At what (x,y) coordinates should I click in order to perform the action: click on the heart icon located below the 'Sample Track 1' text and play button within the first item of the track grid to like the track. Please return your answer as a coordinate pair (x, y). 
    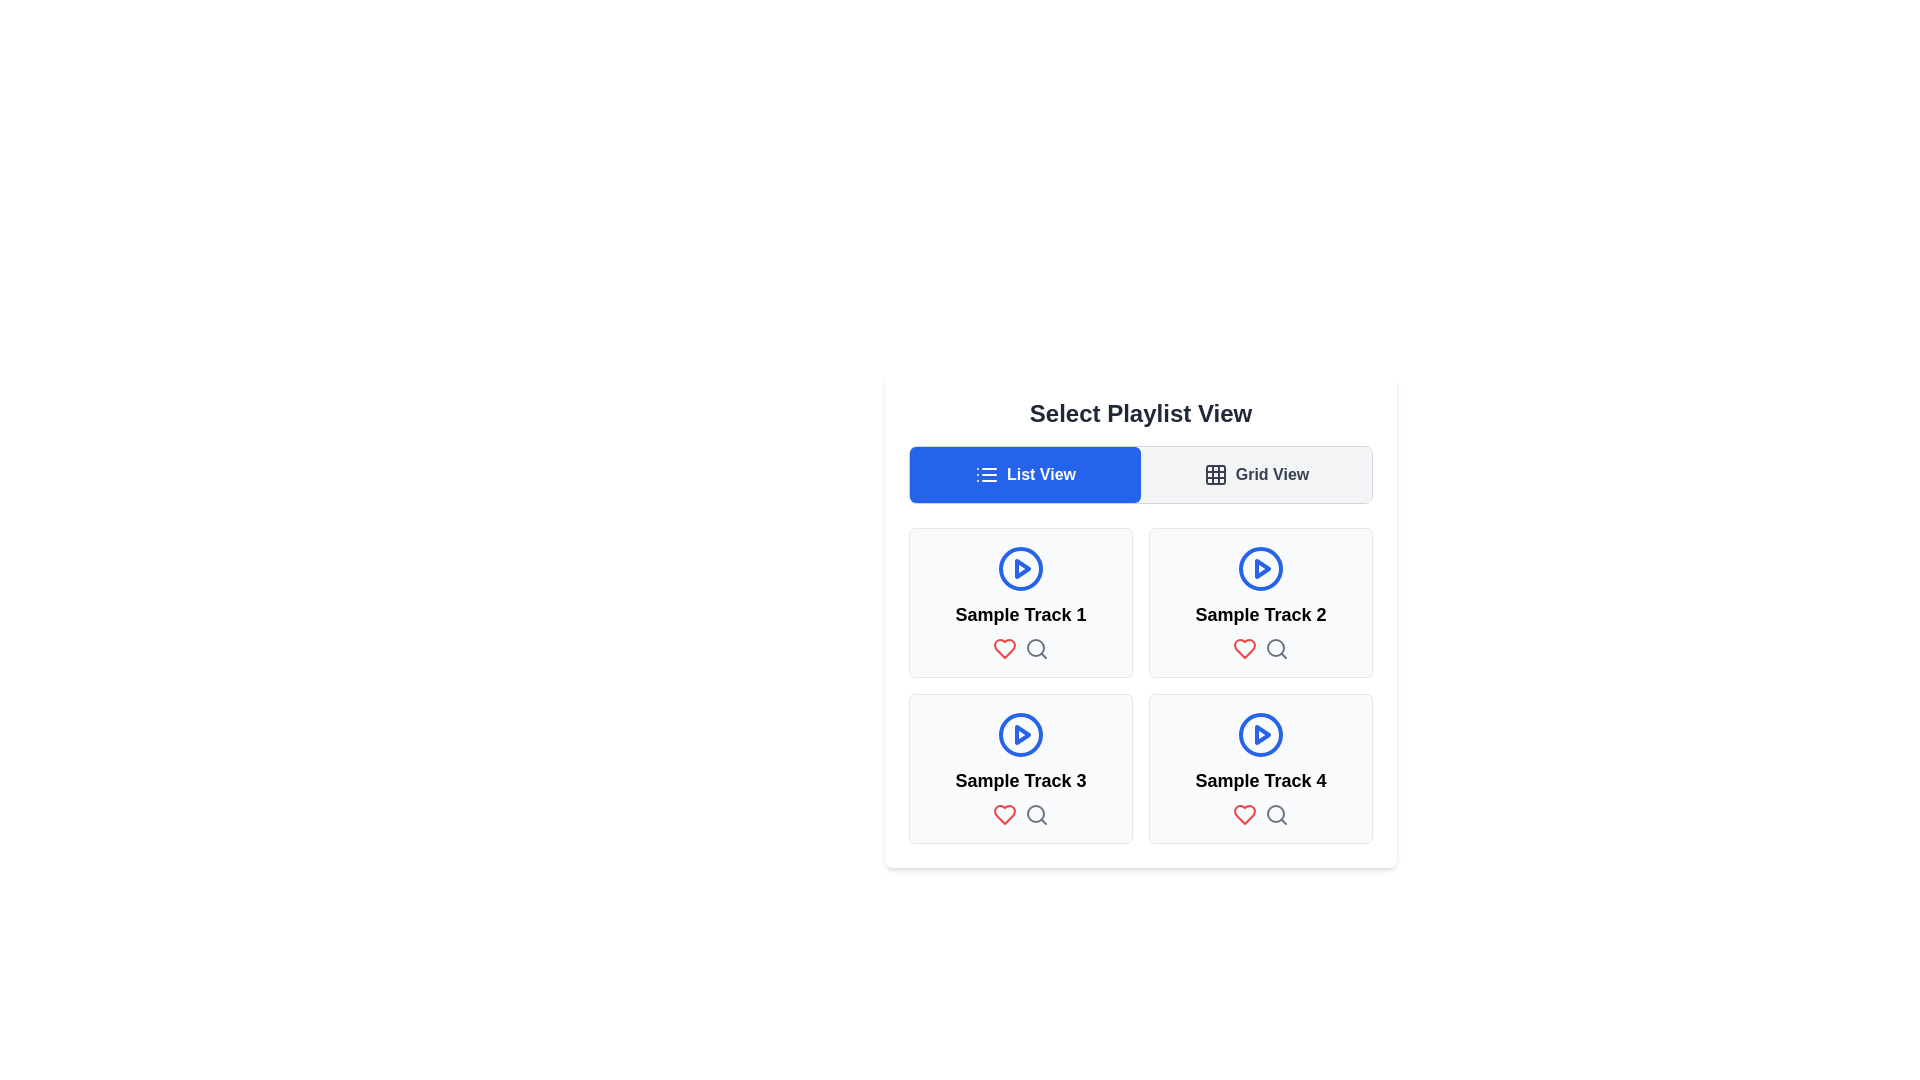
    Looking at the image, I should click on (1021, 648).